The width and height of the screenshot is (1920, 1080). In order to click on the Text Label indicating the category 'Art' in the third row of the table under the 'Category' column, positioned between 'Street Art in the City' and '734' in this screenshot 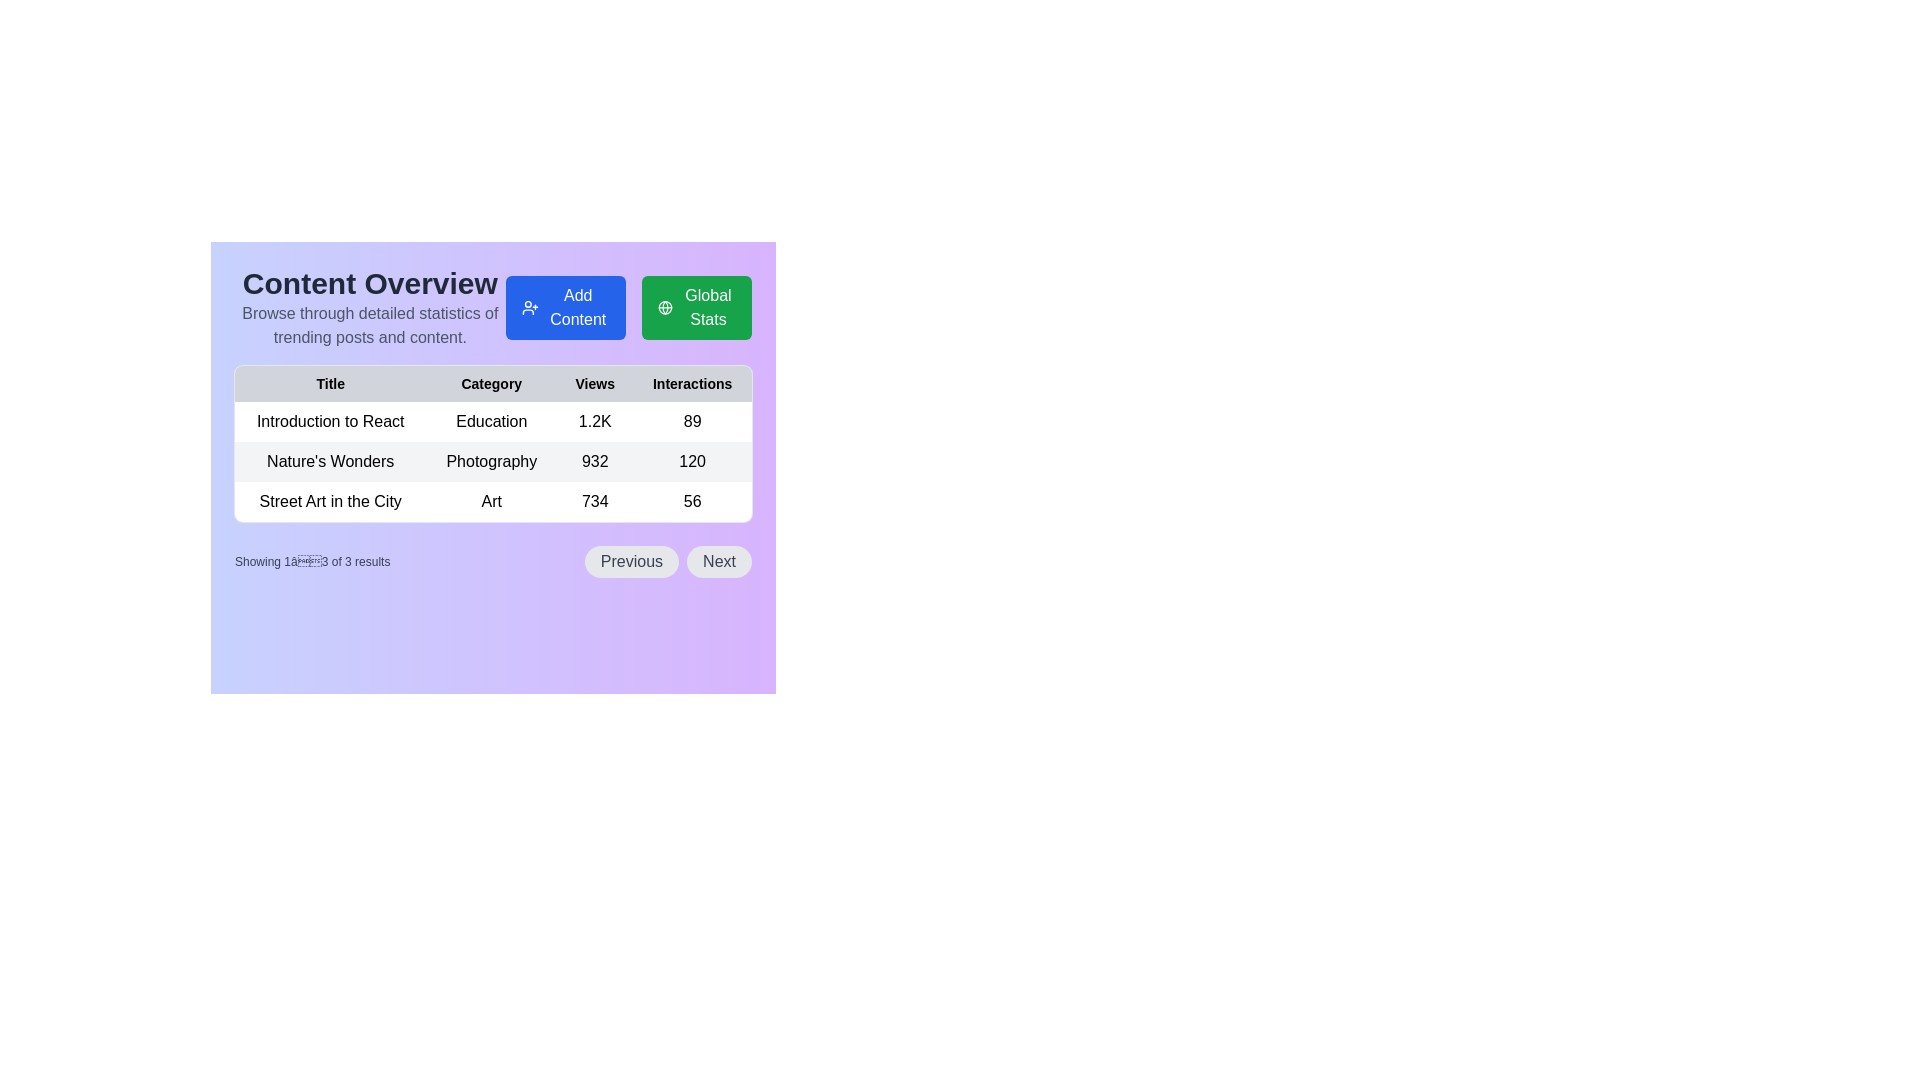, I will do `click(493, 500)`.